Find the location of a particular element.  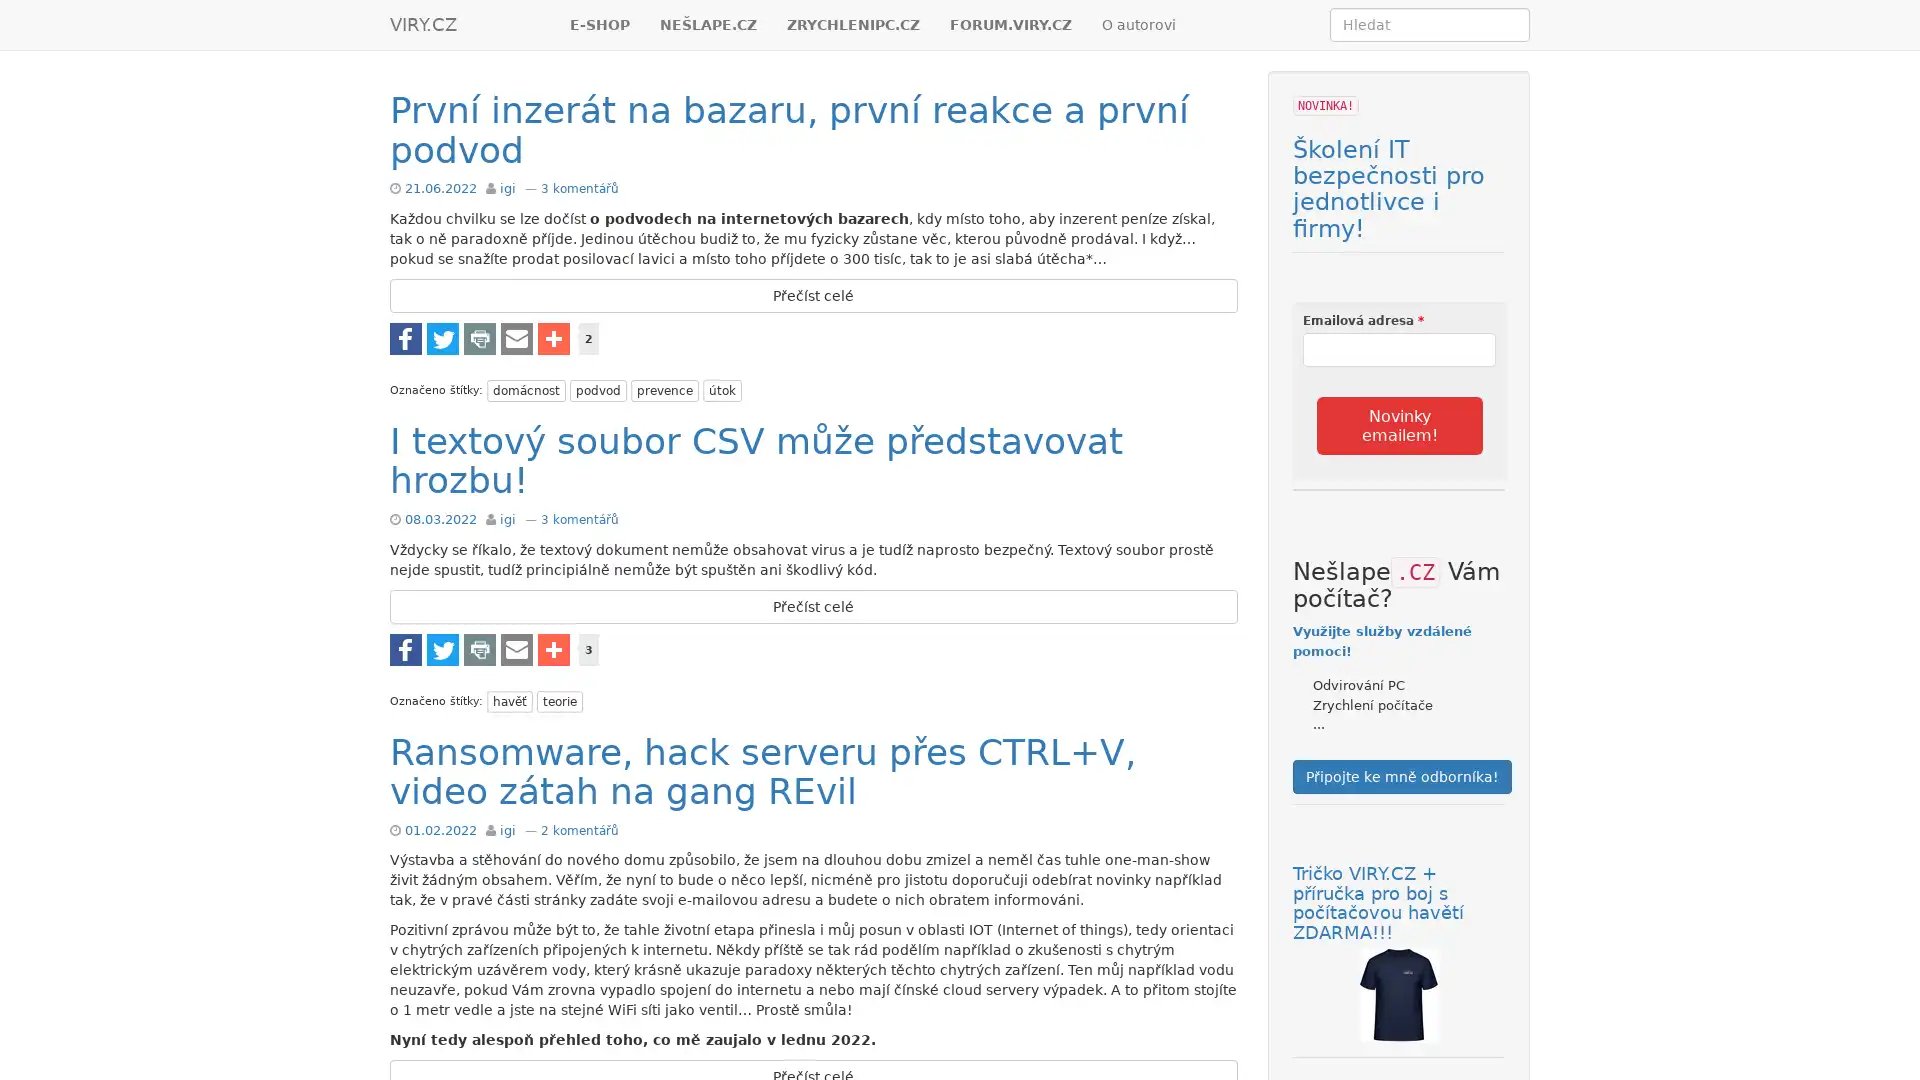

Novinky emailem! is located at coordinates (1397, 424).